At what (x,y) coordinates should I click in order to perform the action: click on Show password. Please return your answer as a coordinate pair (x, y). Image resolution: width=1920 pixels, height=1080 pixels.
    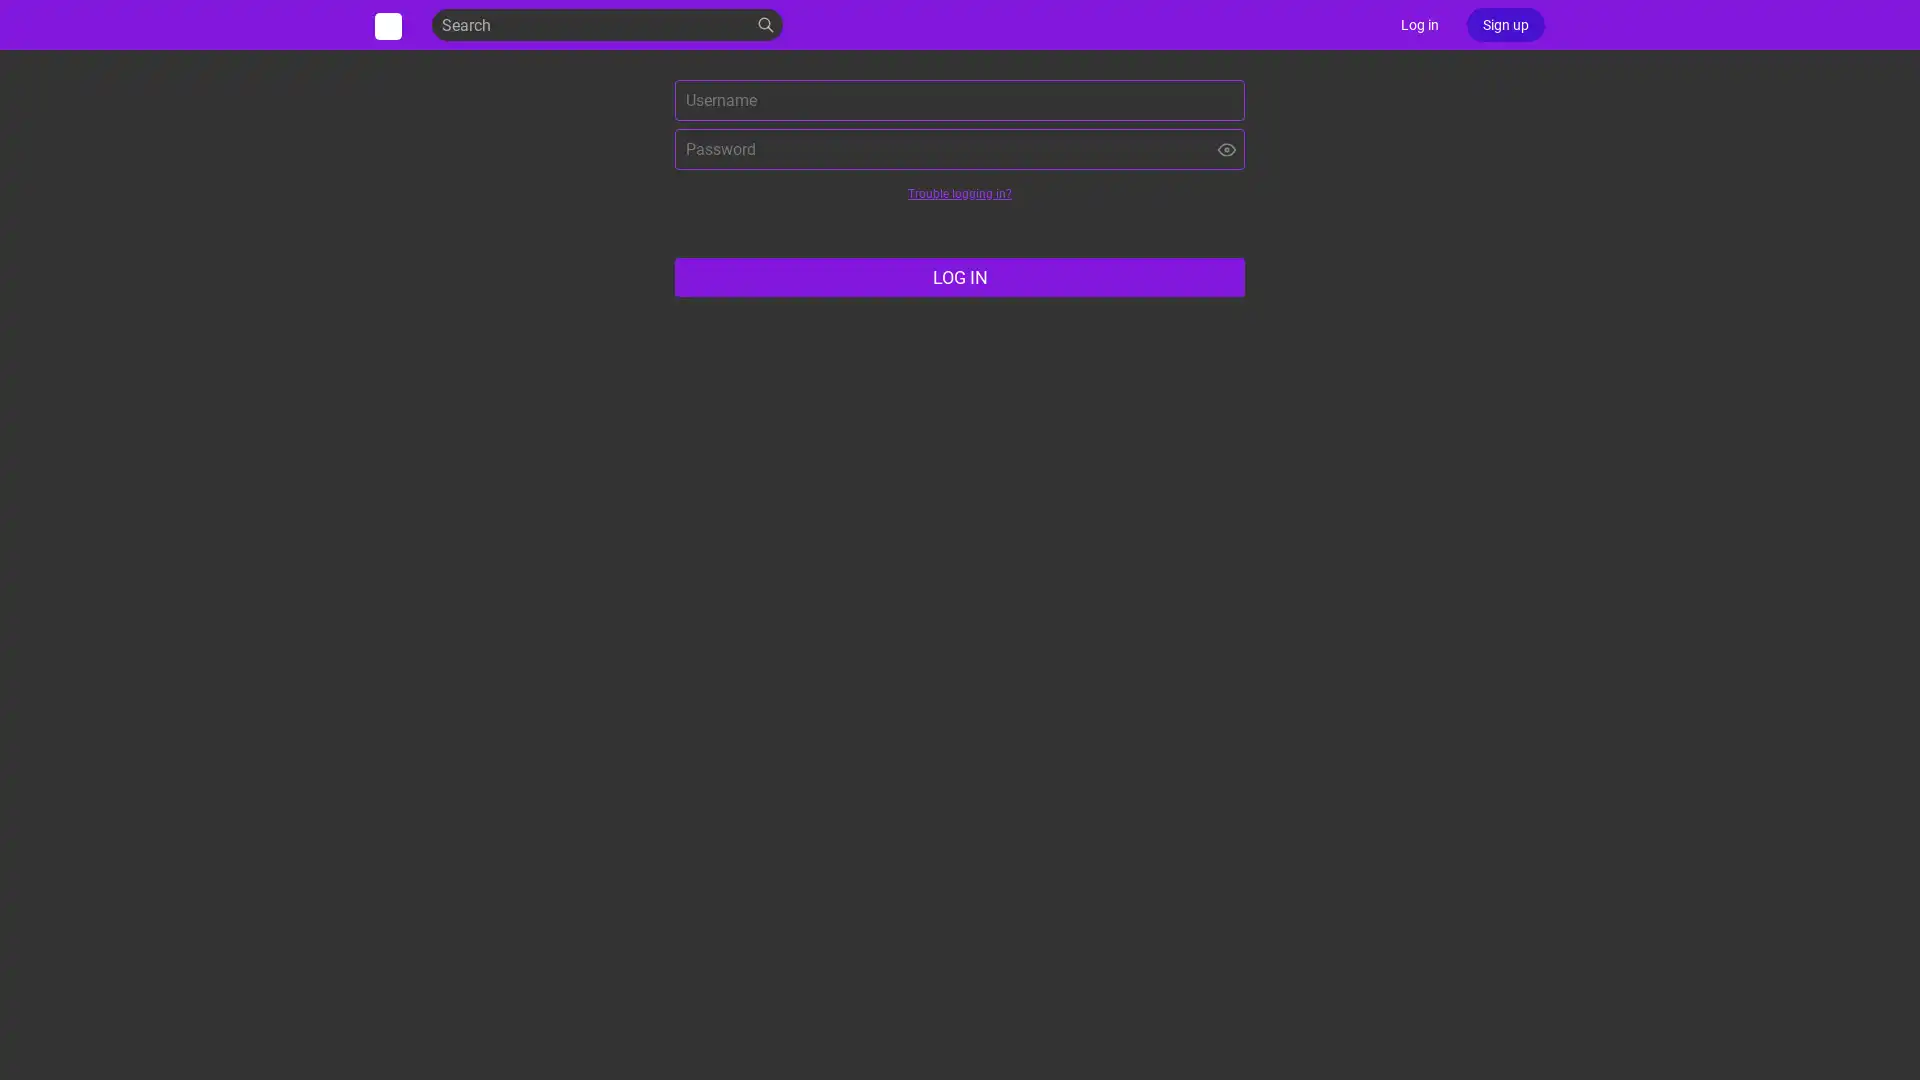
    Looking at the image, I should click on (1226, 148).